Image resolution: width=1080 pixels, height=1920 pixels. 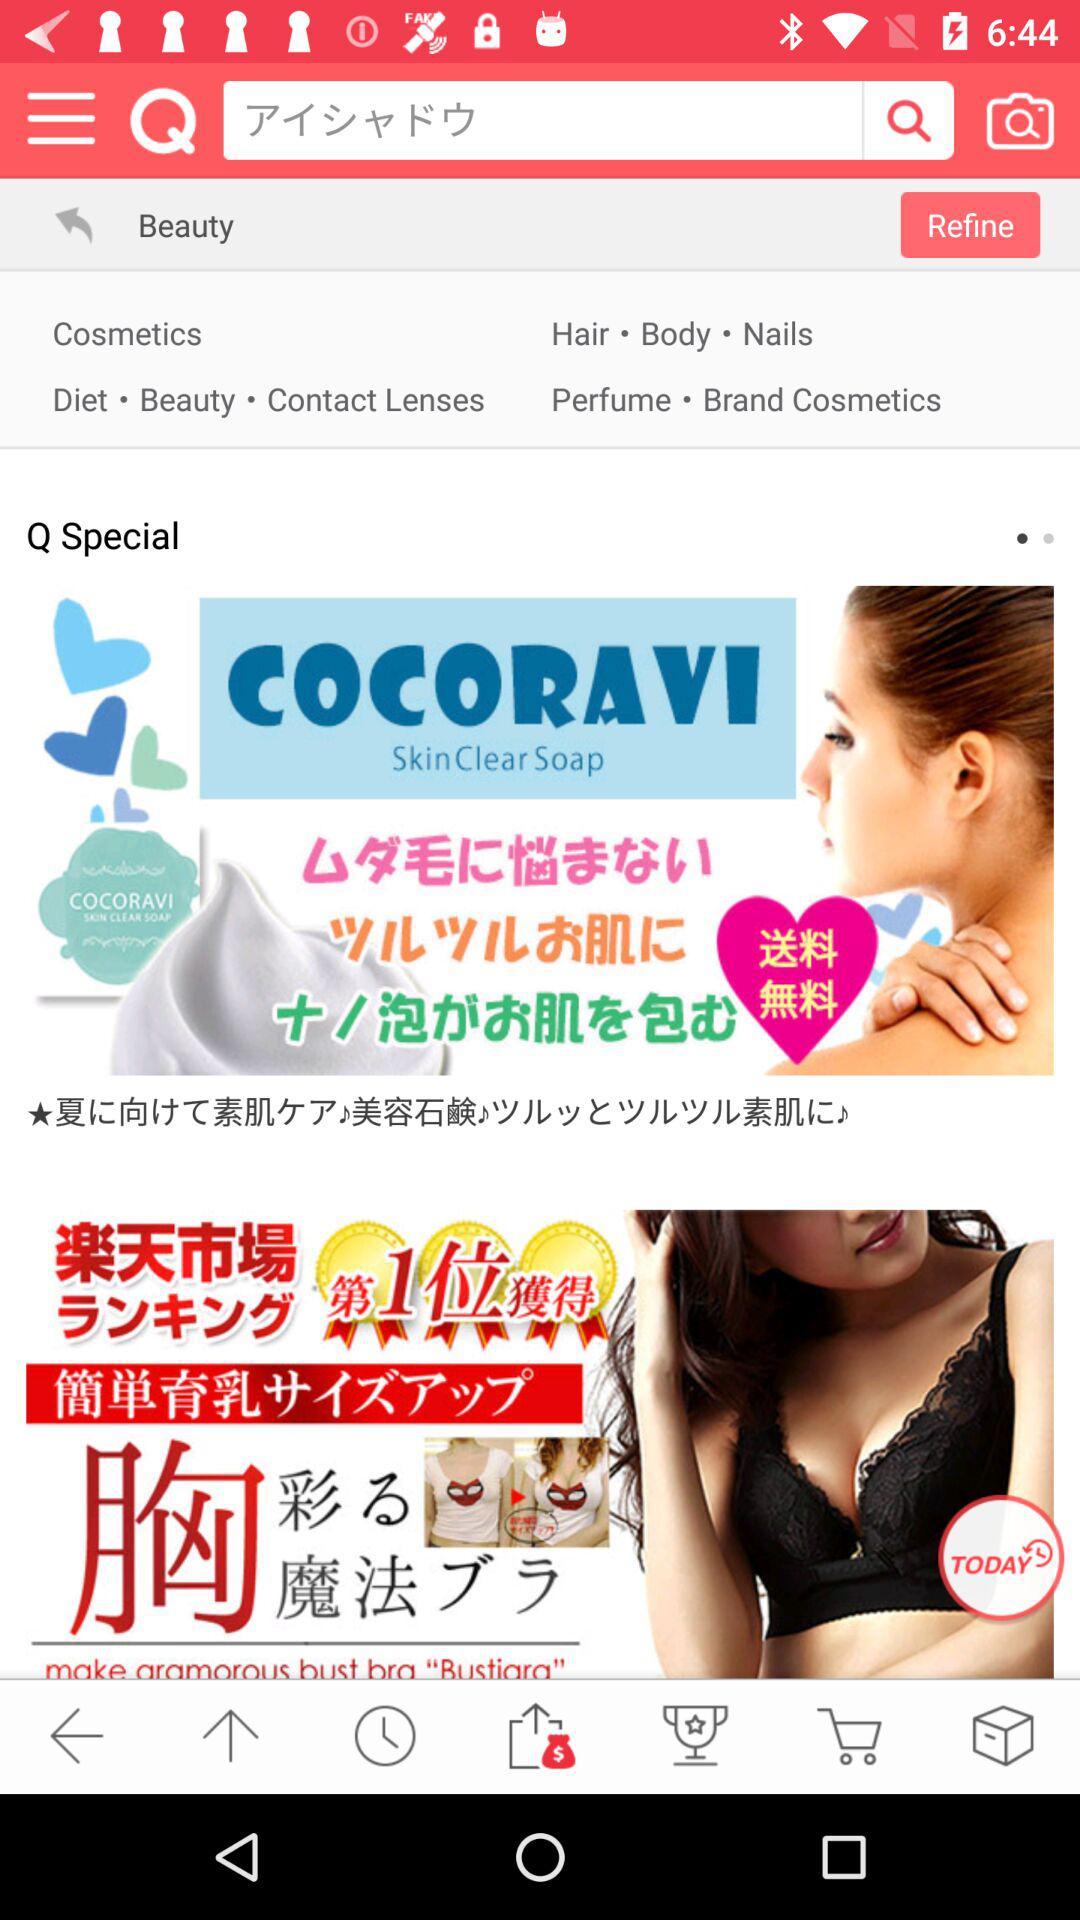 I want to click on the menu button at top left, so click(x=60, y=119).